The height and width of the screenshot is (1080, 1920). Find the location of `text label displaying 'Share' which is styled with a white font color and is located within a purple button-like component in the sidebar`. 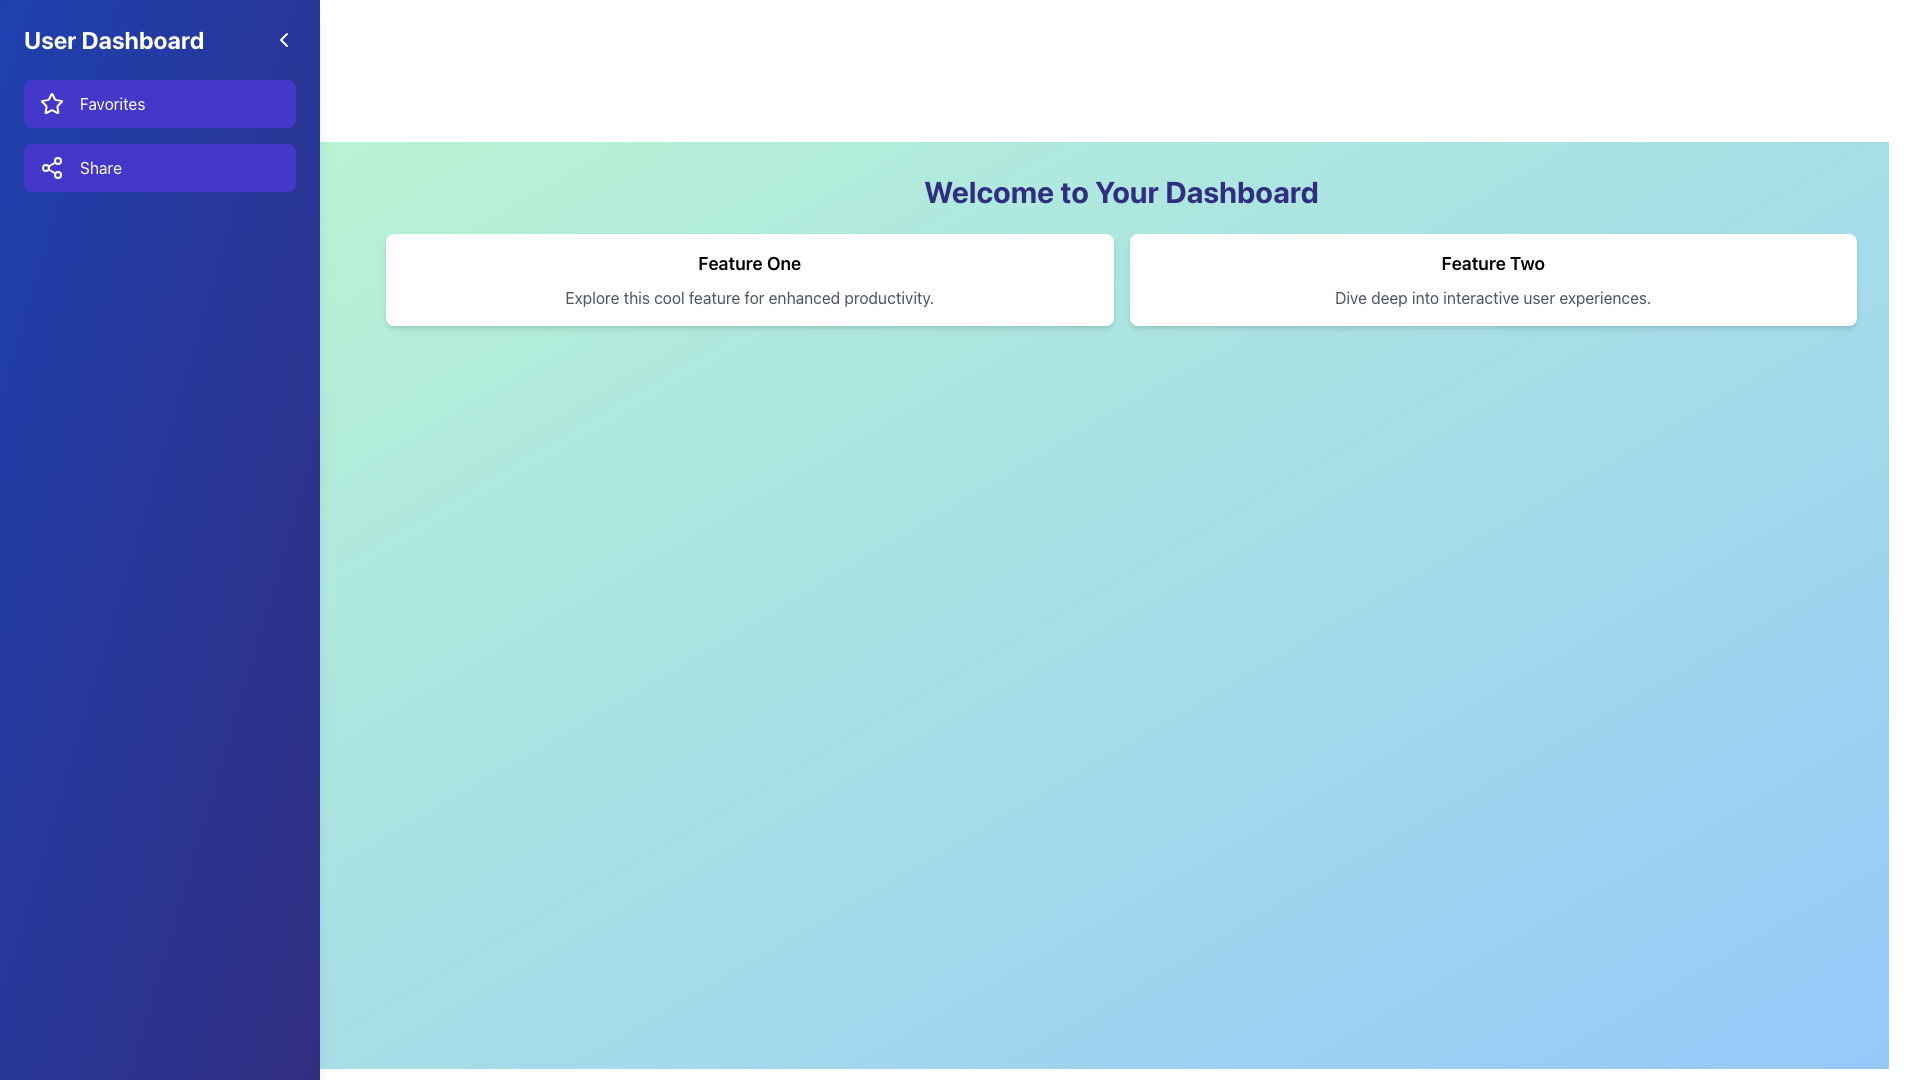

text label displaying 'Share' which is styled with a white font color and is located within a purple button-like component in the sidebar is located at coordinates (99, 167).